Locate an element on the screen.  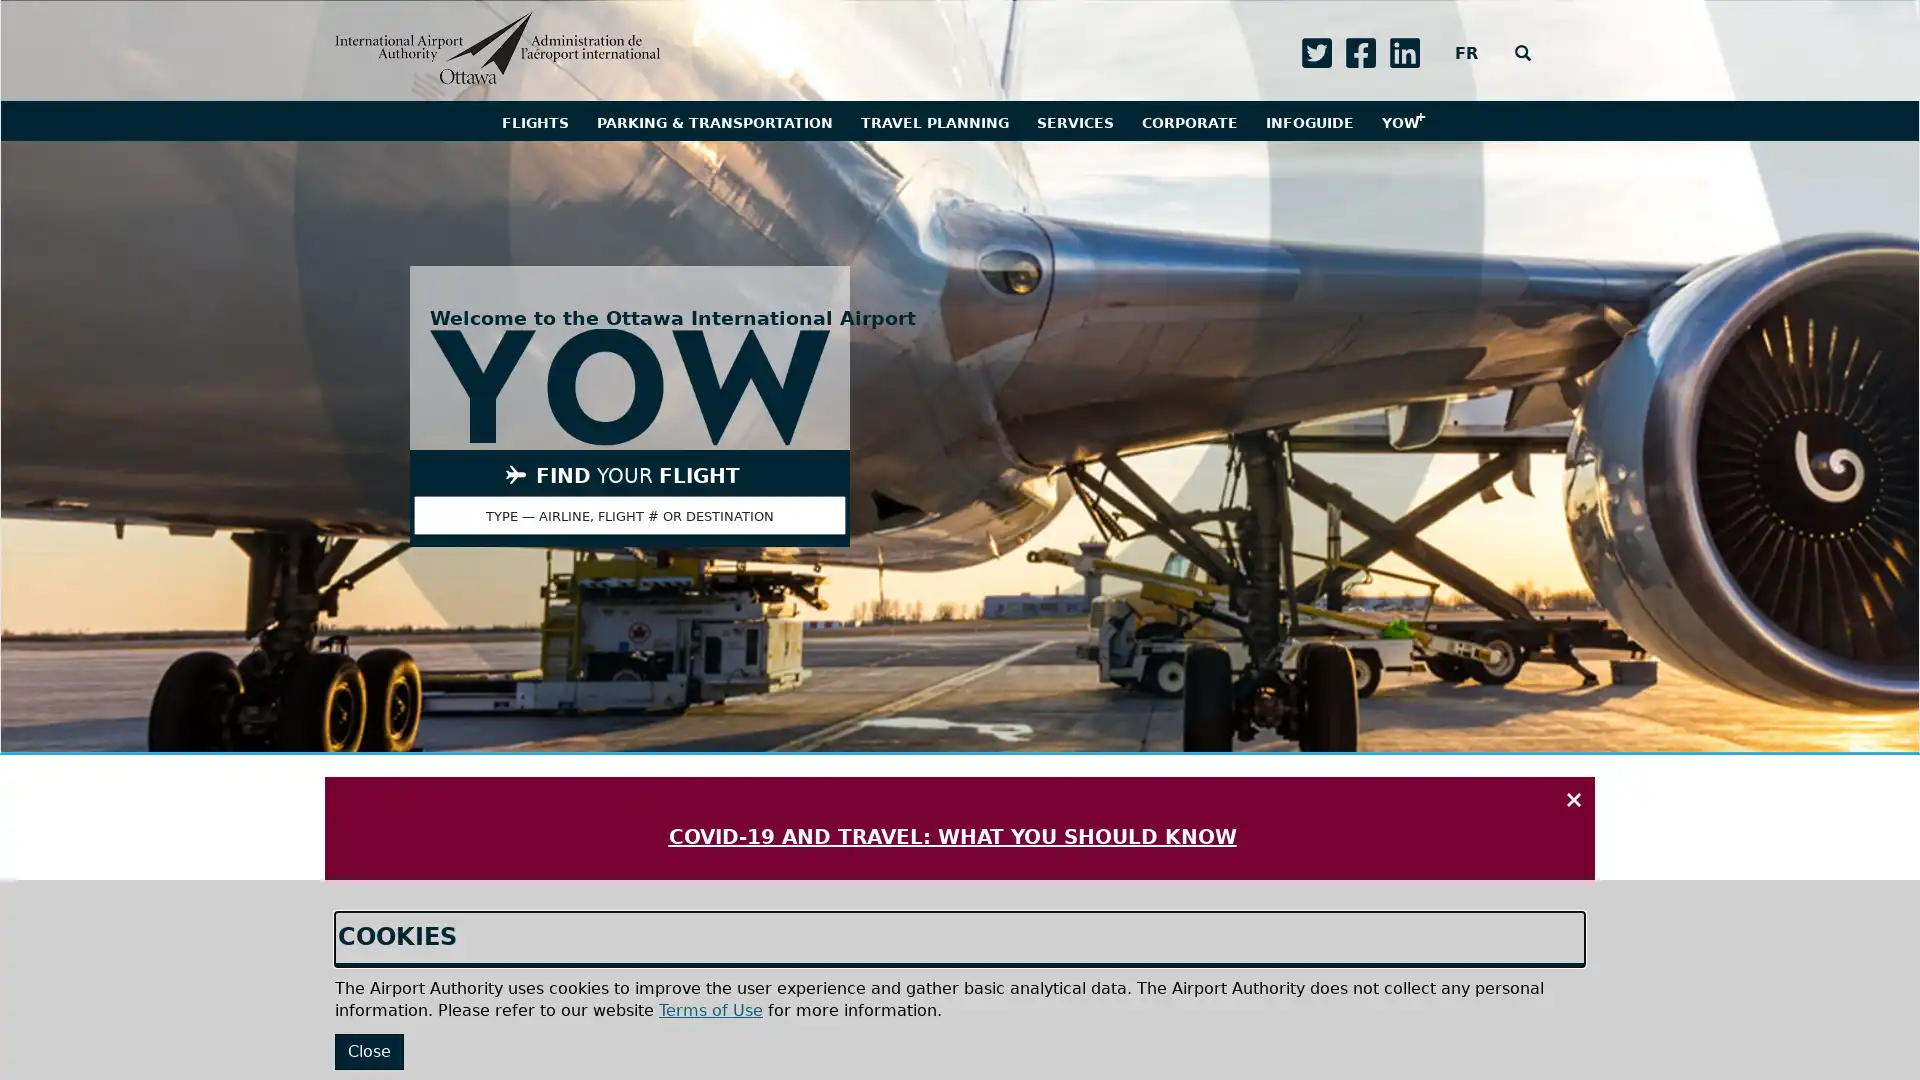
Close is located at coordinates (369, 1050).